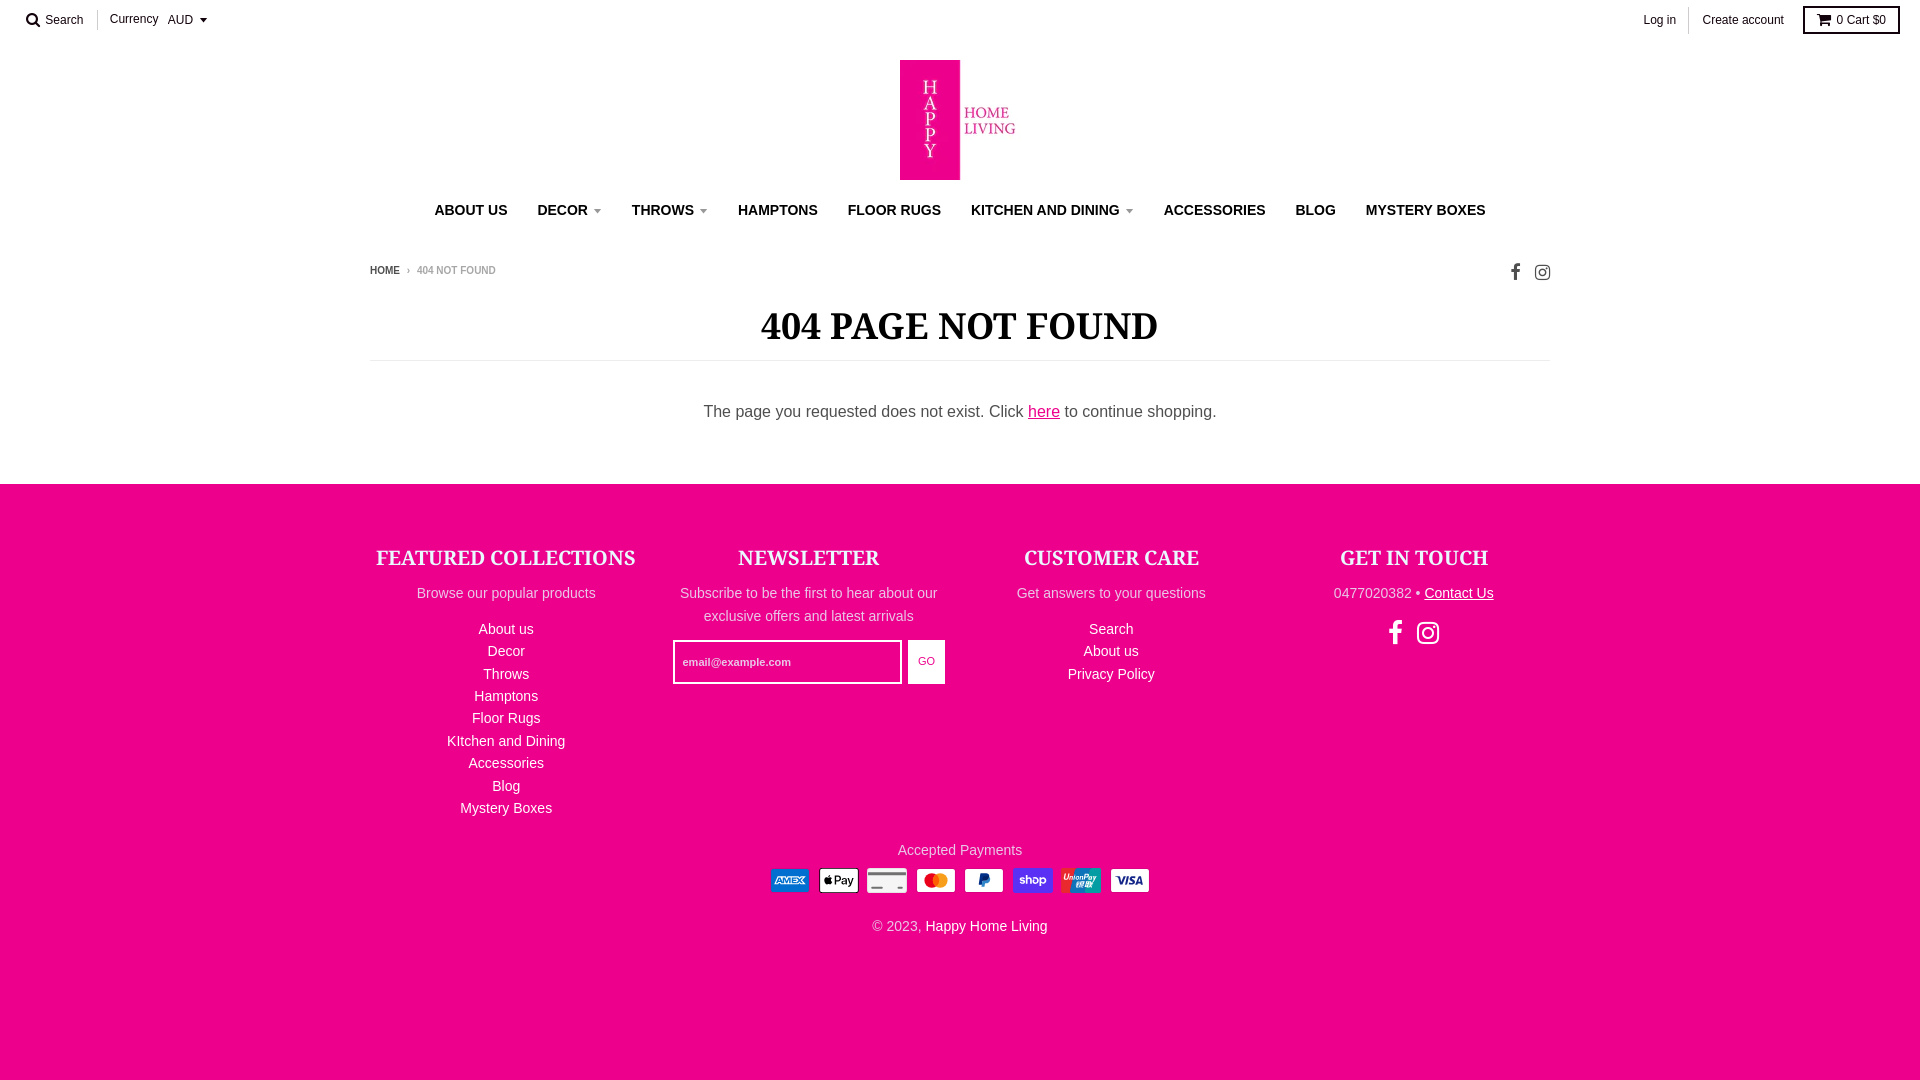 The width and height of the screenshot is (1920, 1080). What do you see at coordinates (505, 740) in the screenshot?
I see `'KItchen and Dining'` at bounding box center [505, 740].